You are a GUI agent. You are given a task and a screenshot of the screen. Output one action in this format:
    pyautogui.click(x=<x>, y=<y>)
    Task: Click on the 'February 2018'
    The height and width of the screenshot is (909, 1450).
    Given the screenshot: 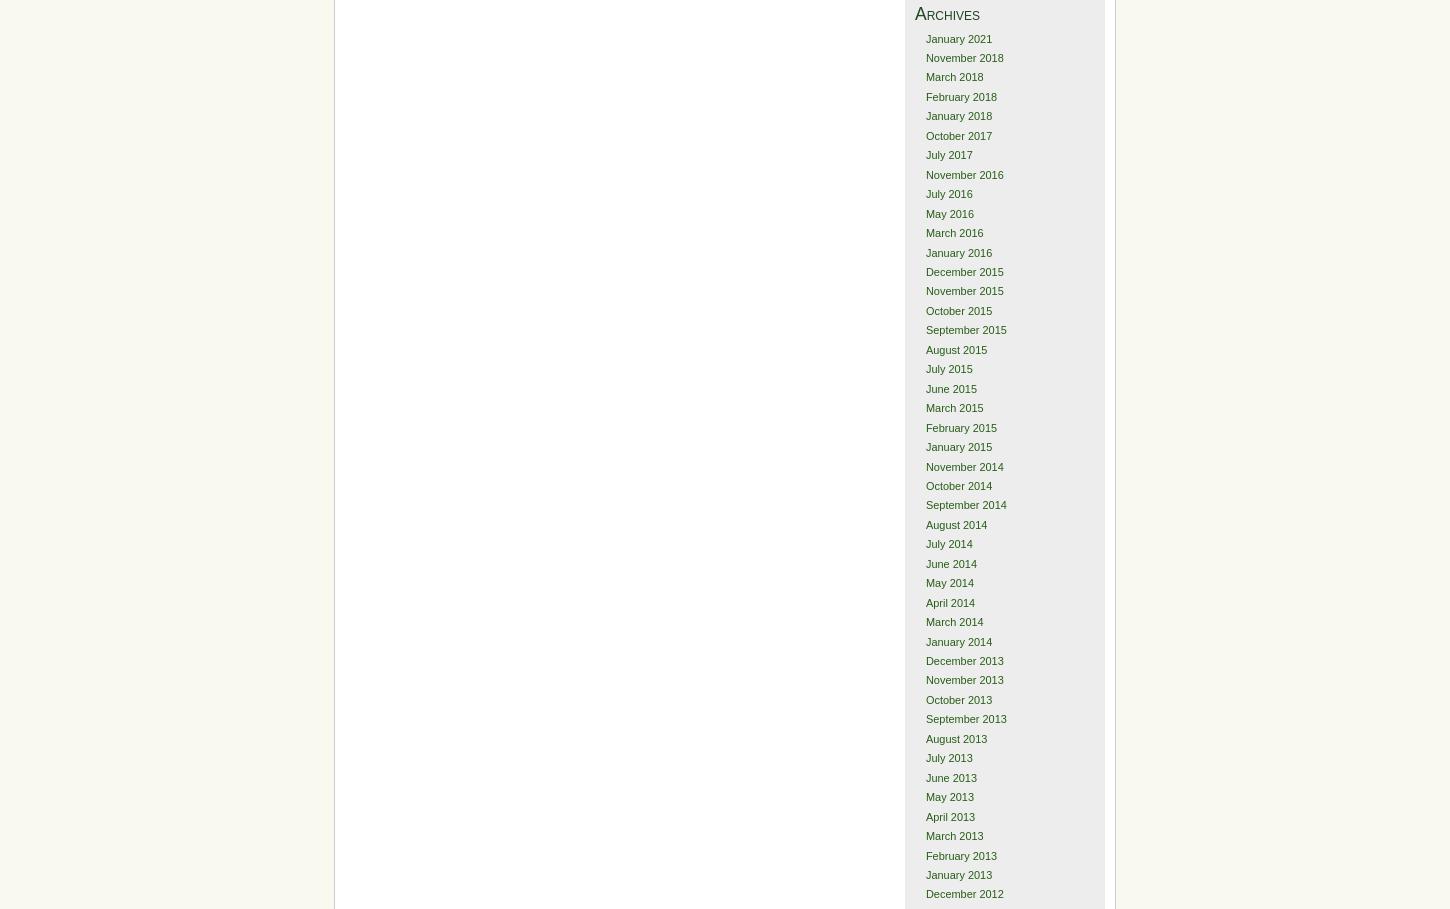 What is the action you would take?
    pyautogui.click(x=960, y=94)
    